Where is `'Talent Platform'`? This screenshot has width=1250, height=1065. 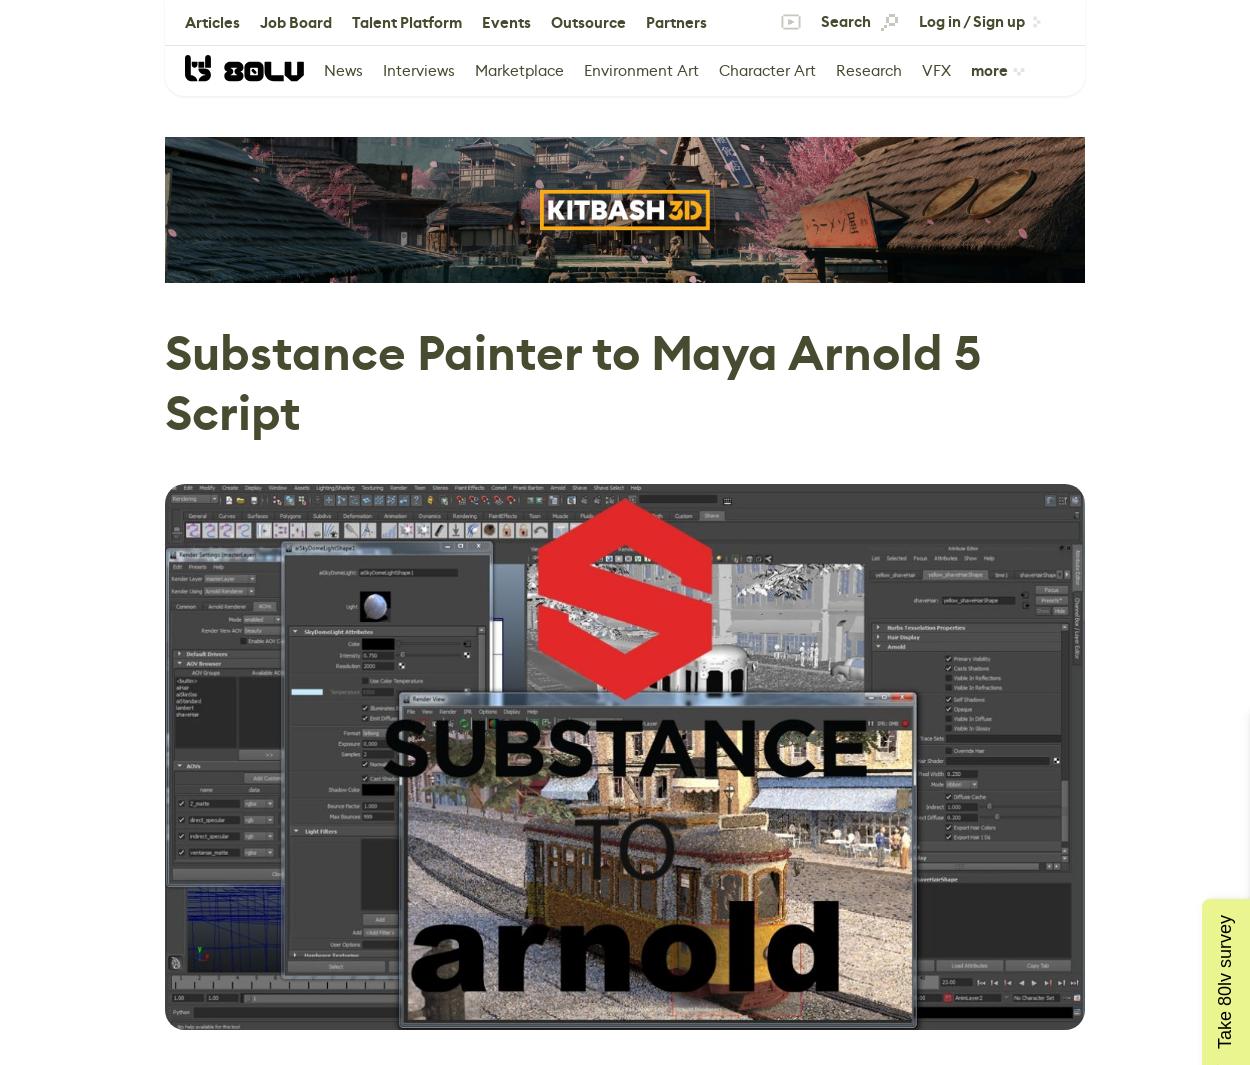 'Talent Platform' is located at coordinates (407, 21).